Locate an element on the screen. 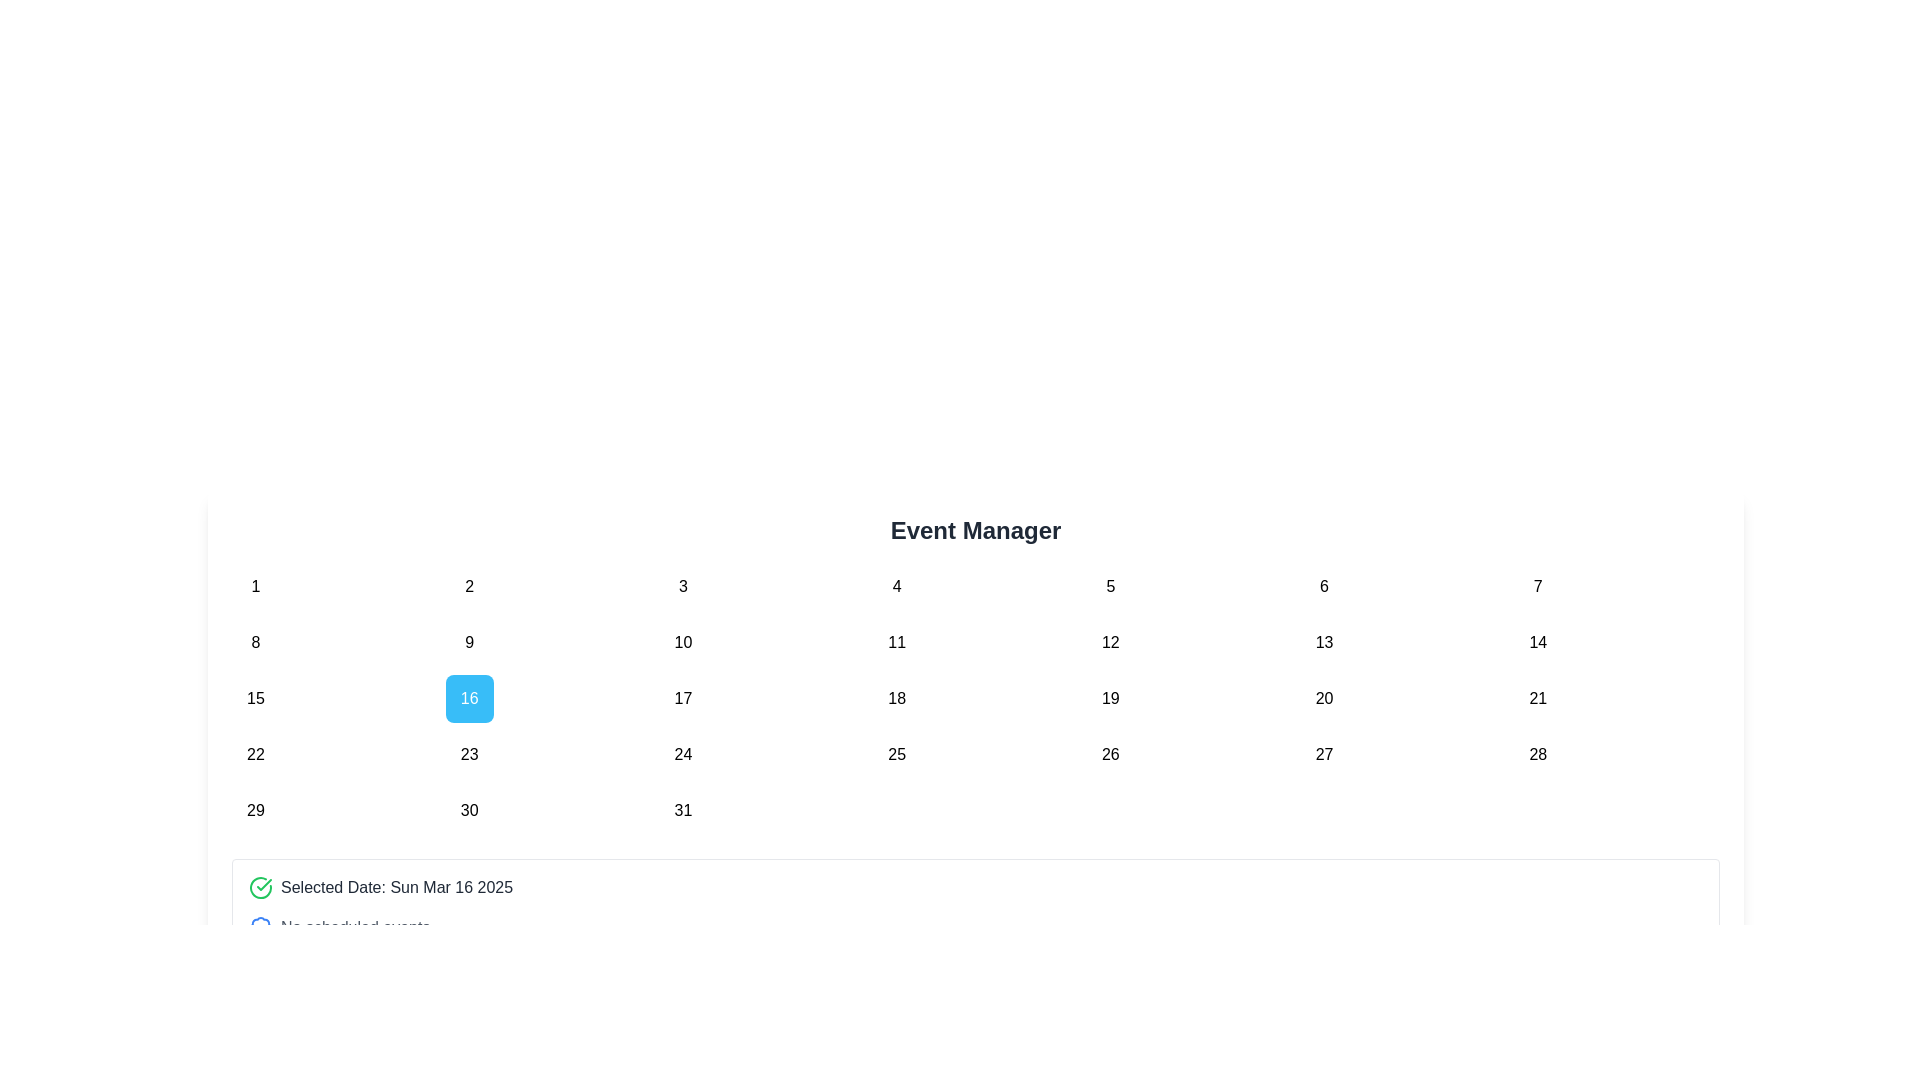 This screenshot has width=1920, height=1080. the selectable date button representing the date 31 in the calendar interface, located in the last row and seventh column of the grid is located at coordinates (683, 810).